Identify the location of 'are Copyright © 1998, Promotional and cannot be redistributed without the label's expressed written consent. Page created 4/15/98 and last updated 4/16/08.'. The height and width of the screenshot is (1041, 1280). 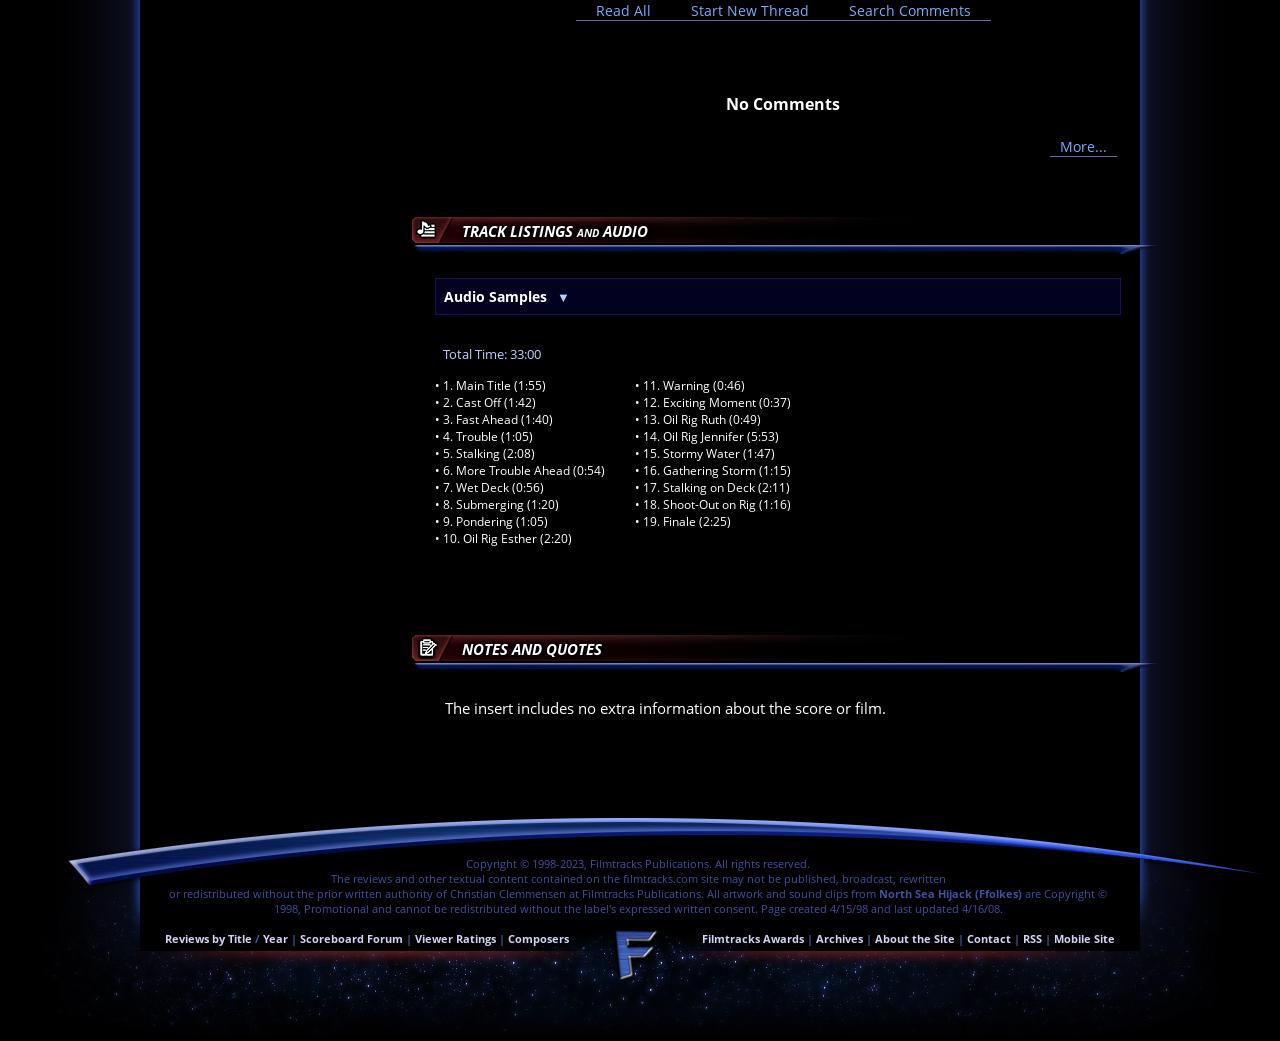
(690, 899).